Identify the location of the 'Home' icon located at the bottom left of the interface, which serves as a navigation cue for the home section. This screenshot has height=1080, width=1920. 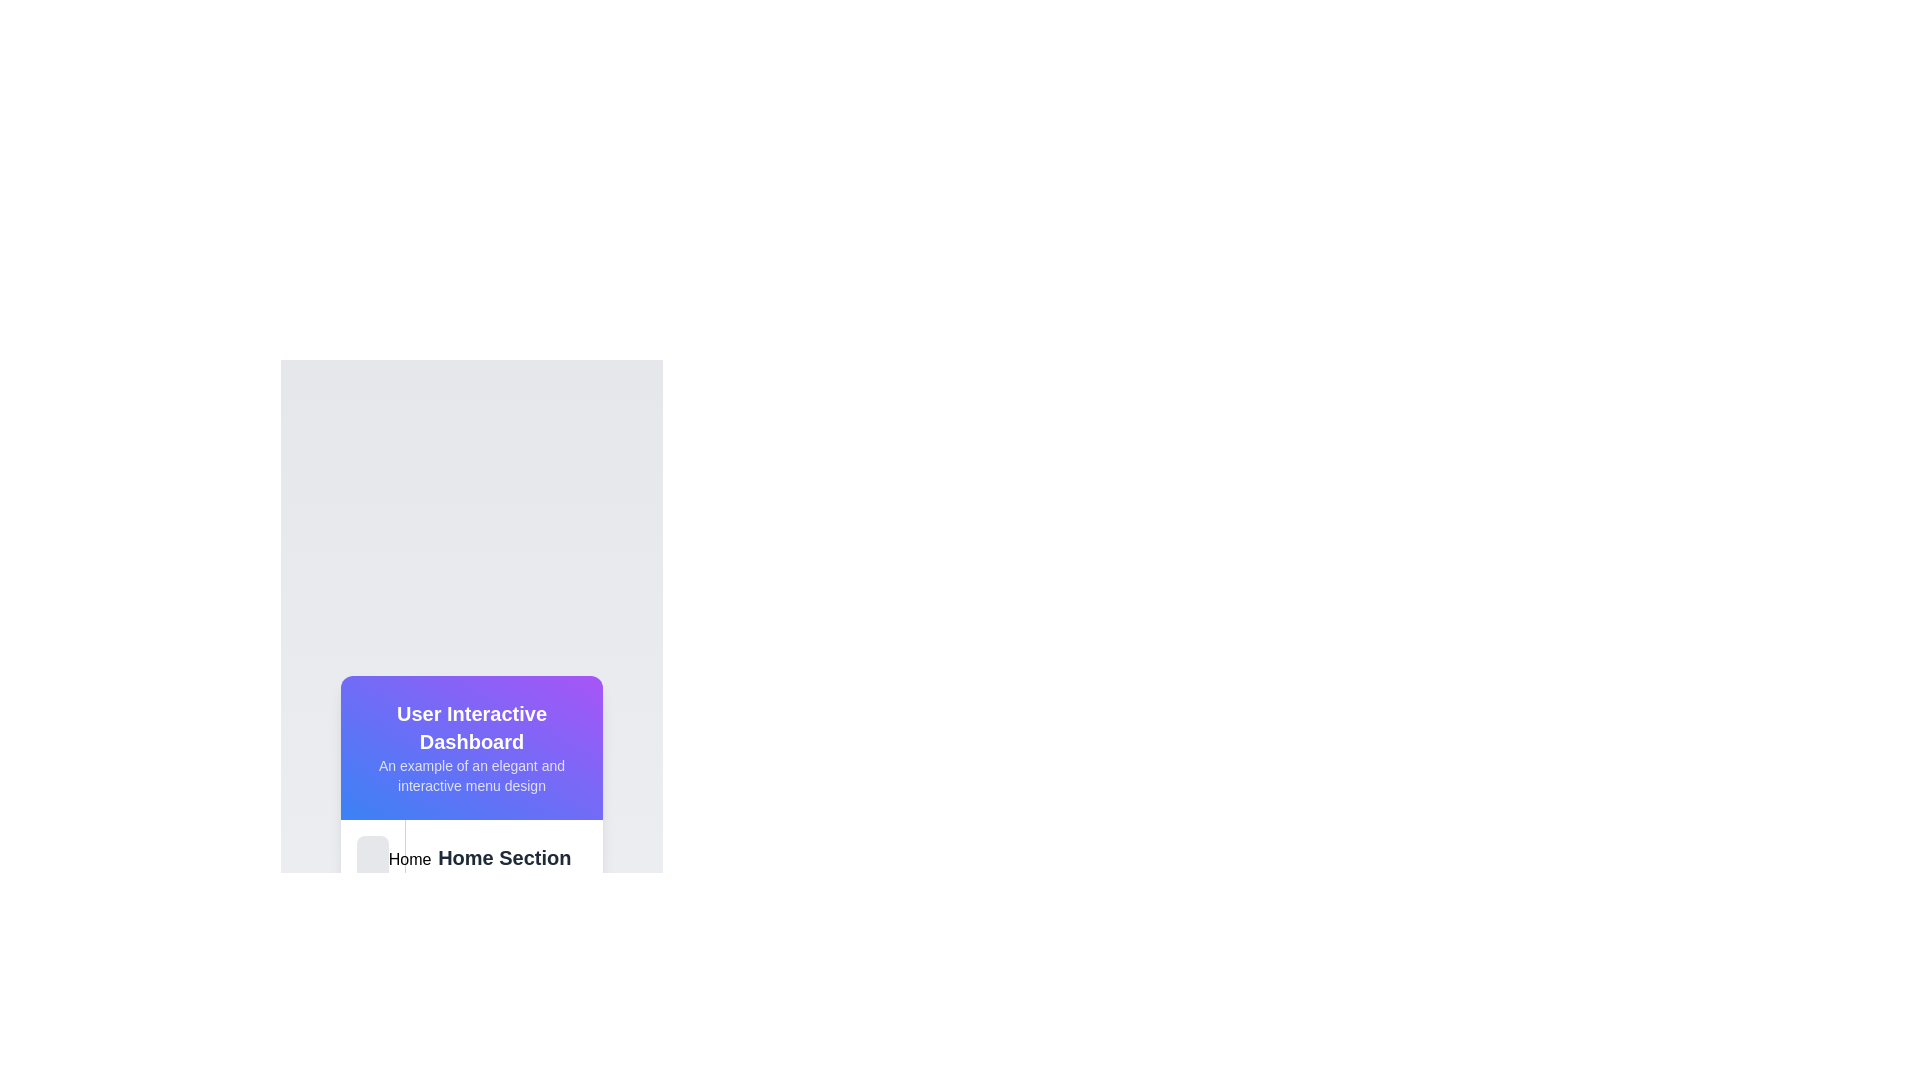
(384, 860).